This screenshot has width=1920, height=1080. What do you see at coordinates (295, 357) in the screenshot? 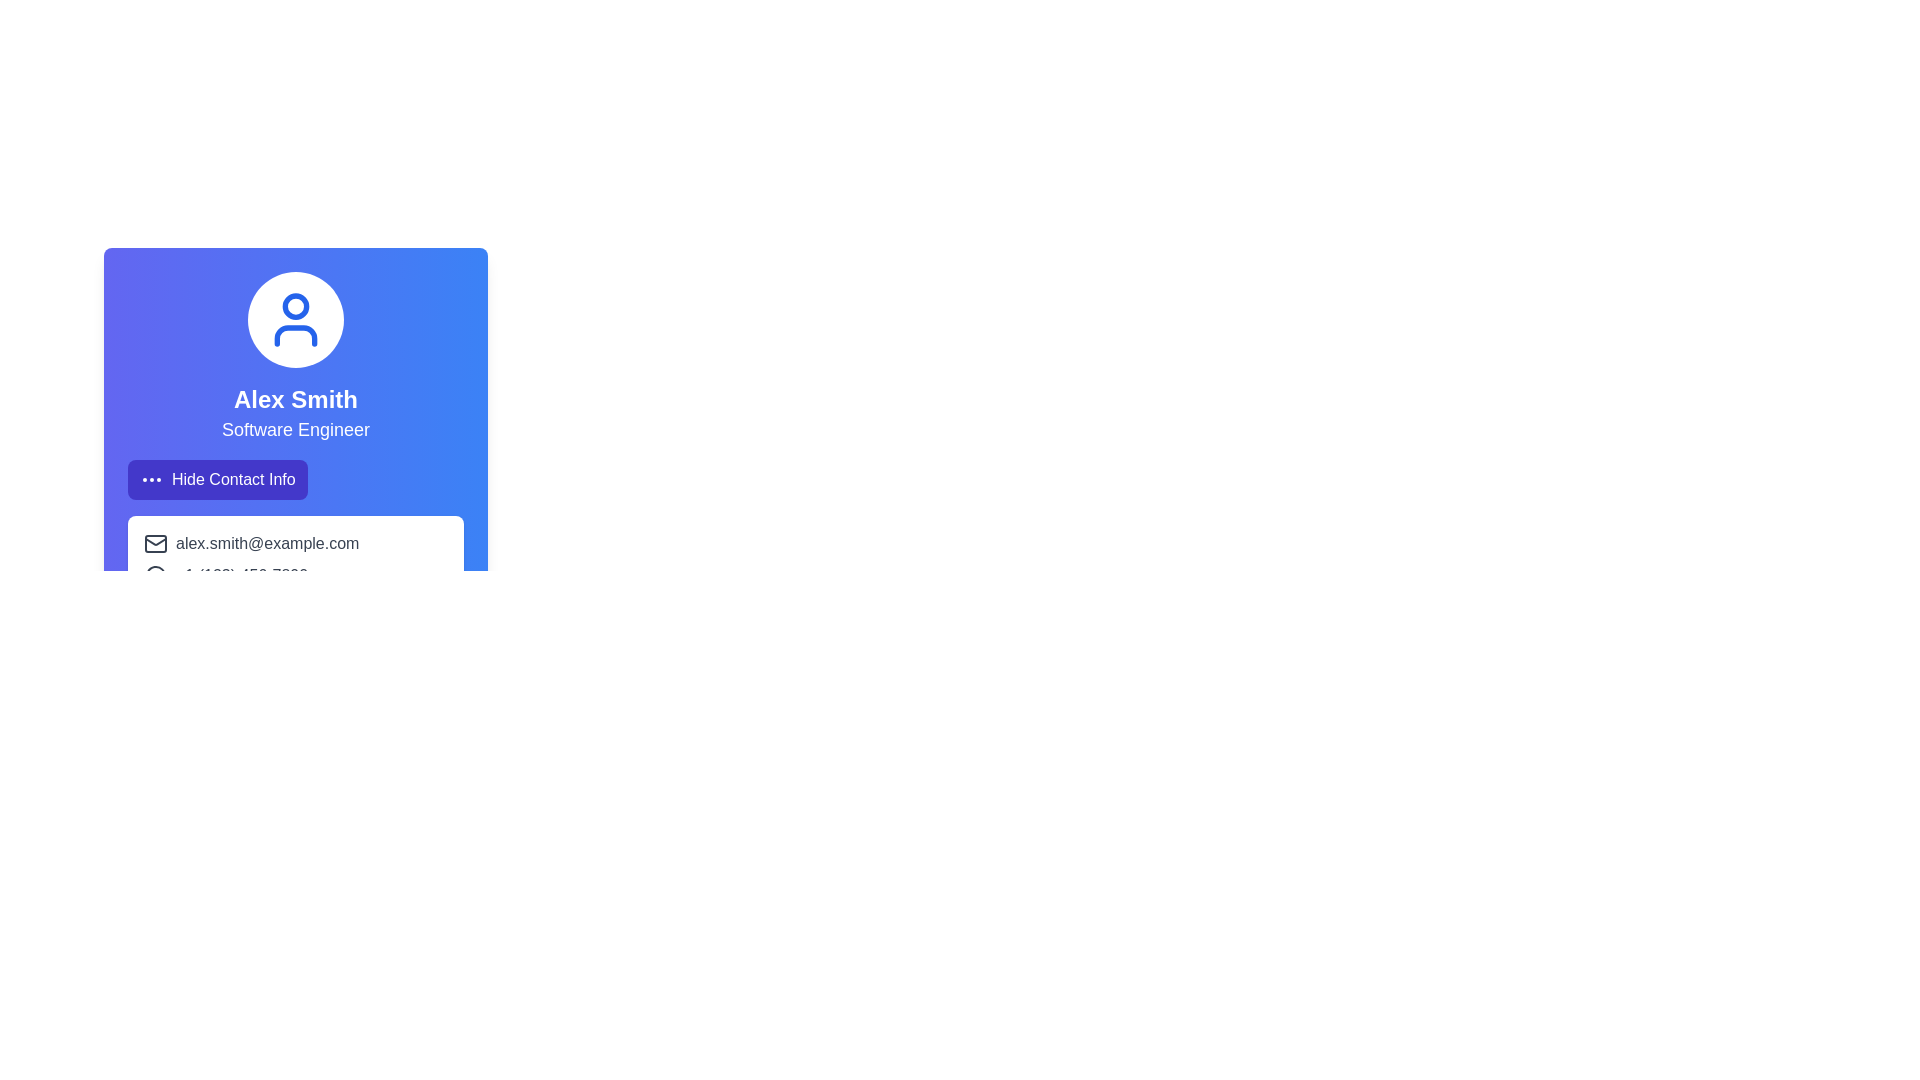
I see `the Profile Display Component to read the displayed user's name and job title` at bounding box center [295, 357].